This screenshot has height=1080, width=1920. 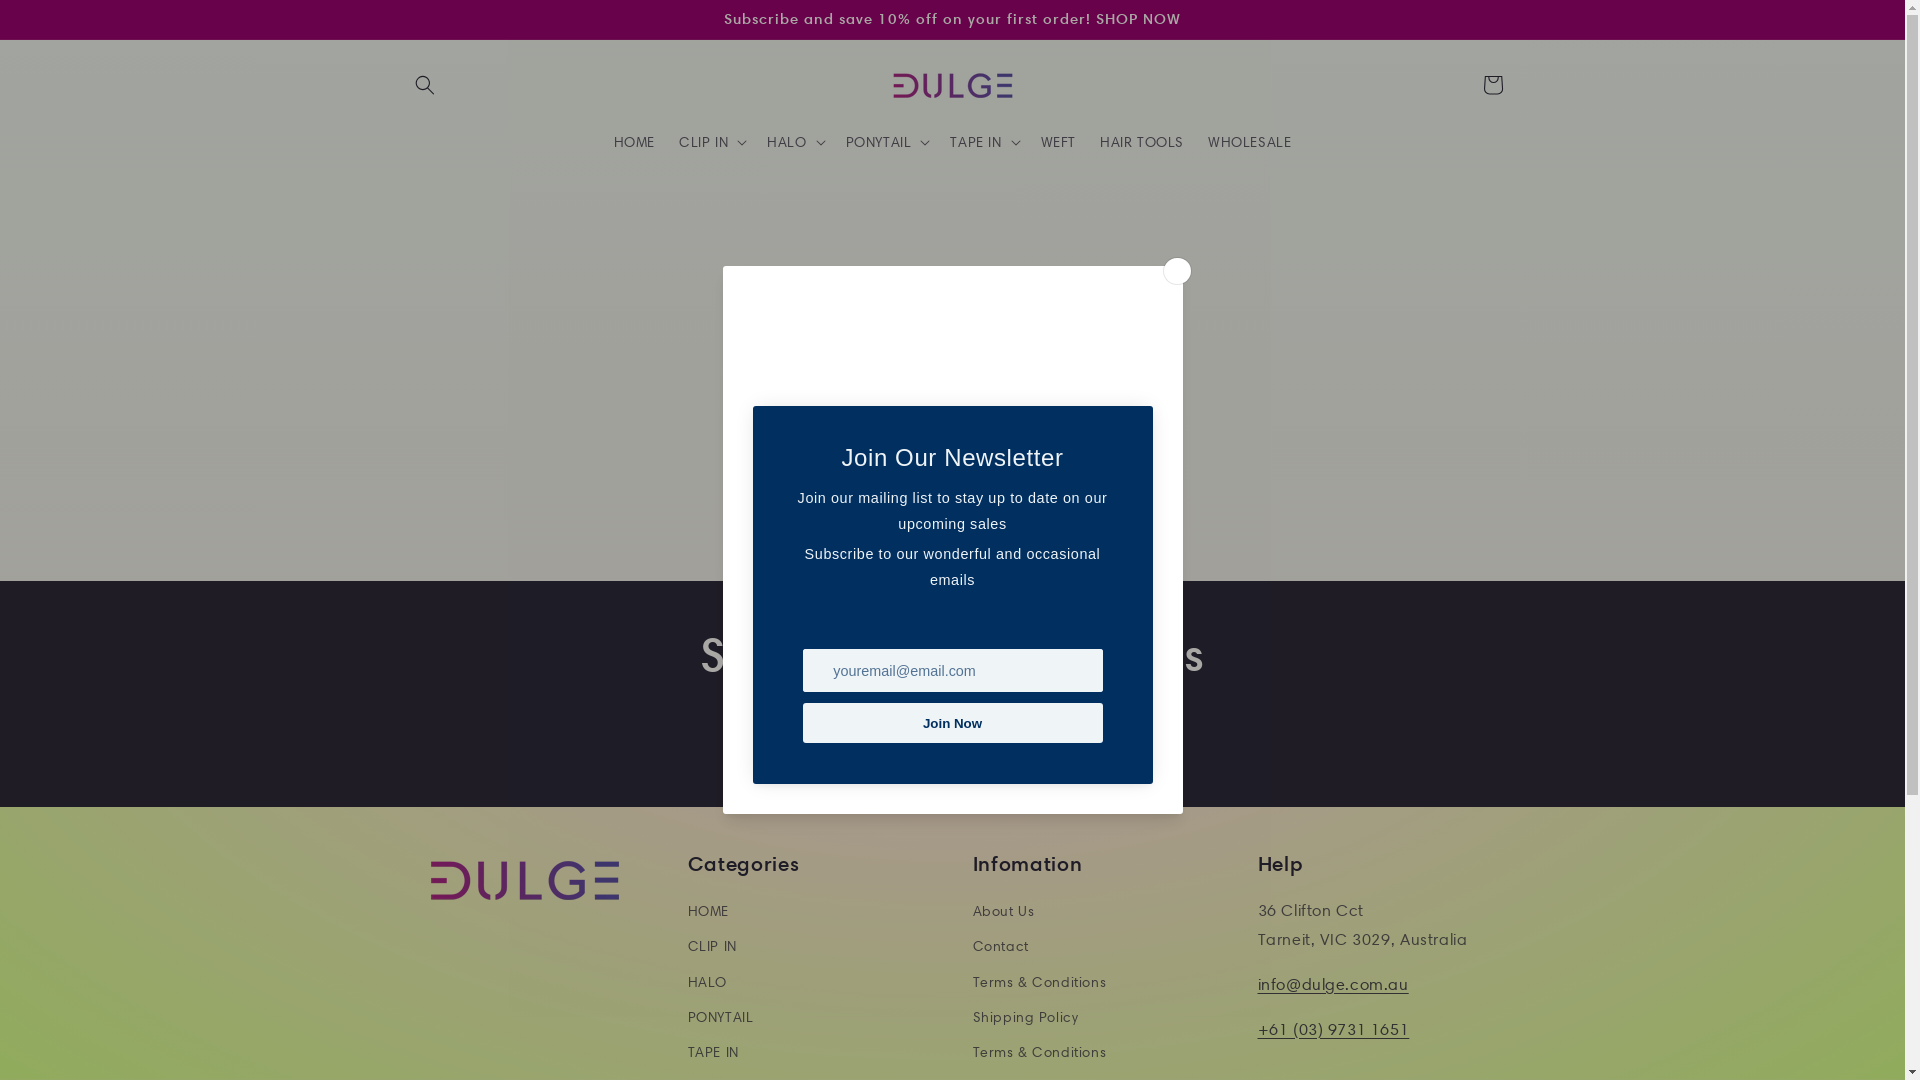 What do you see at coordinates (1256, 1029) in the screenshot?
I see `'+61 (03) 9731 1651'` at bounding box center [1256, 1029].